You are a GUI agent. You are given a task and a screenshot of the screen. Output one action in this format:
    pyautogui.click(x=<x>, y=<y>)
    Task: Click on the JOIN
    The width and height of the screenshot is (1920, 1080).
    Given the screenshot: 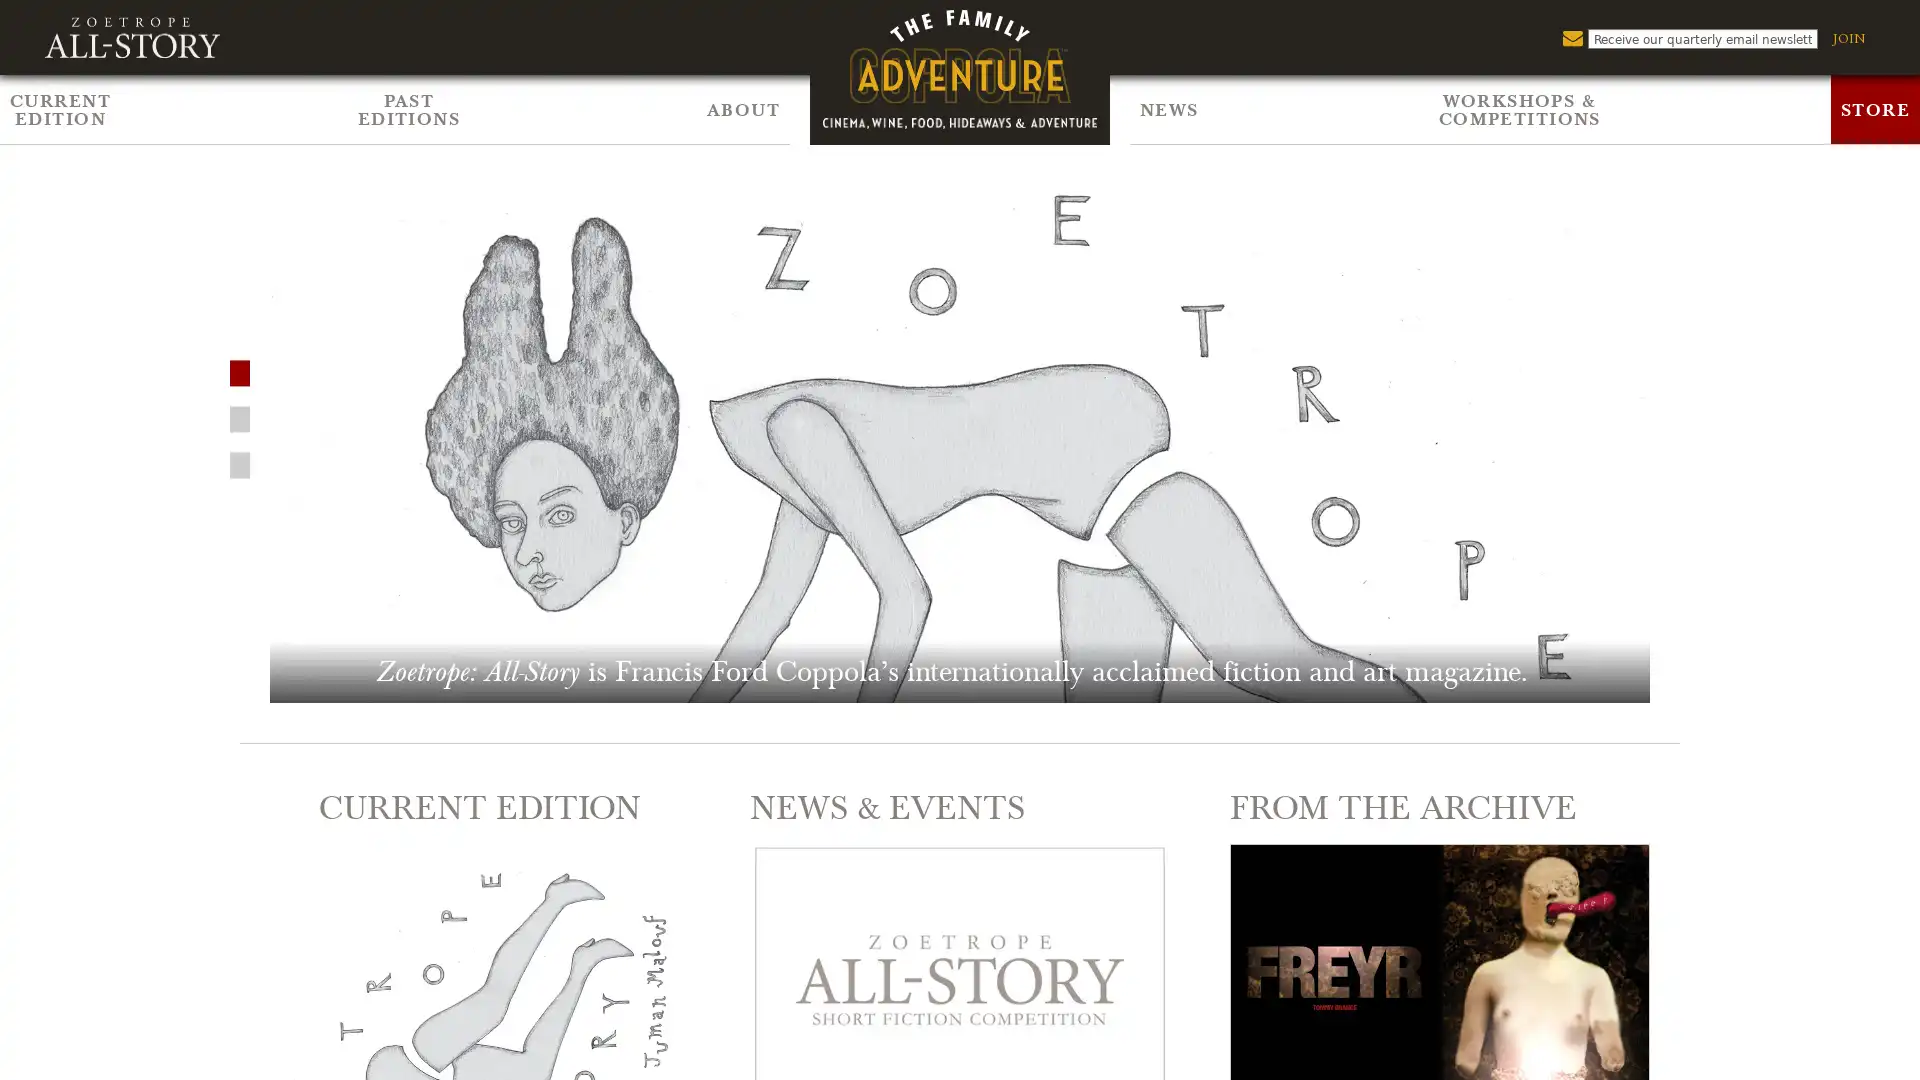 What is the action you would take?
    pyautogui.click(x=1847, y=38)
    